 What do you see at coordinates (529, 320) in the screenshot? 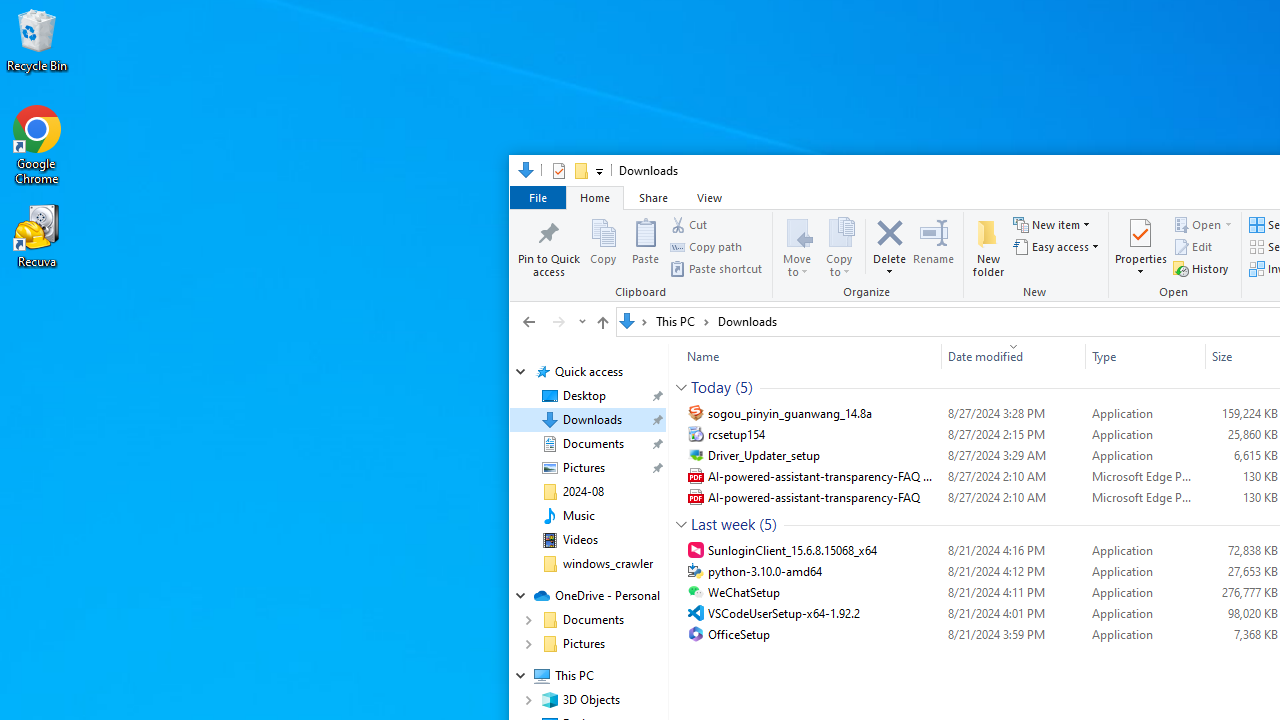
I see `'Back to Desktop (Alt + Left Arrow)'` at bounding box center [529, 320].